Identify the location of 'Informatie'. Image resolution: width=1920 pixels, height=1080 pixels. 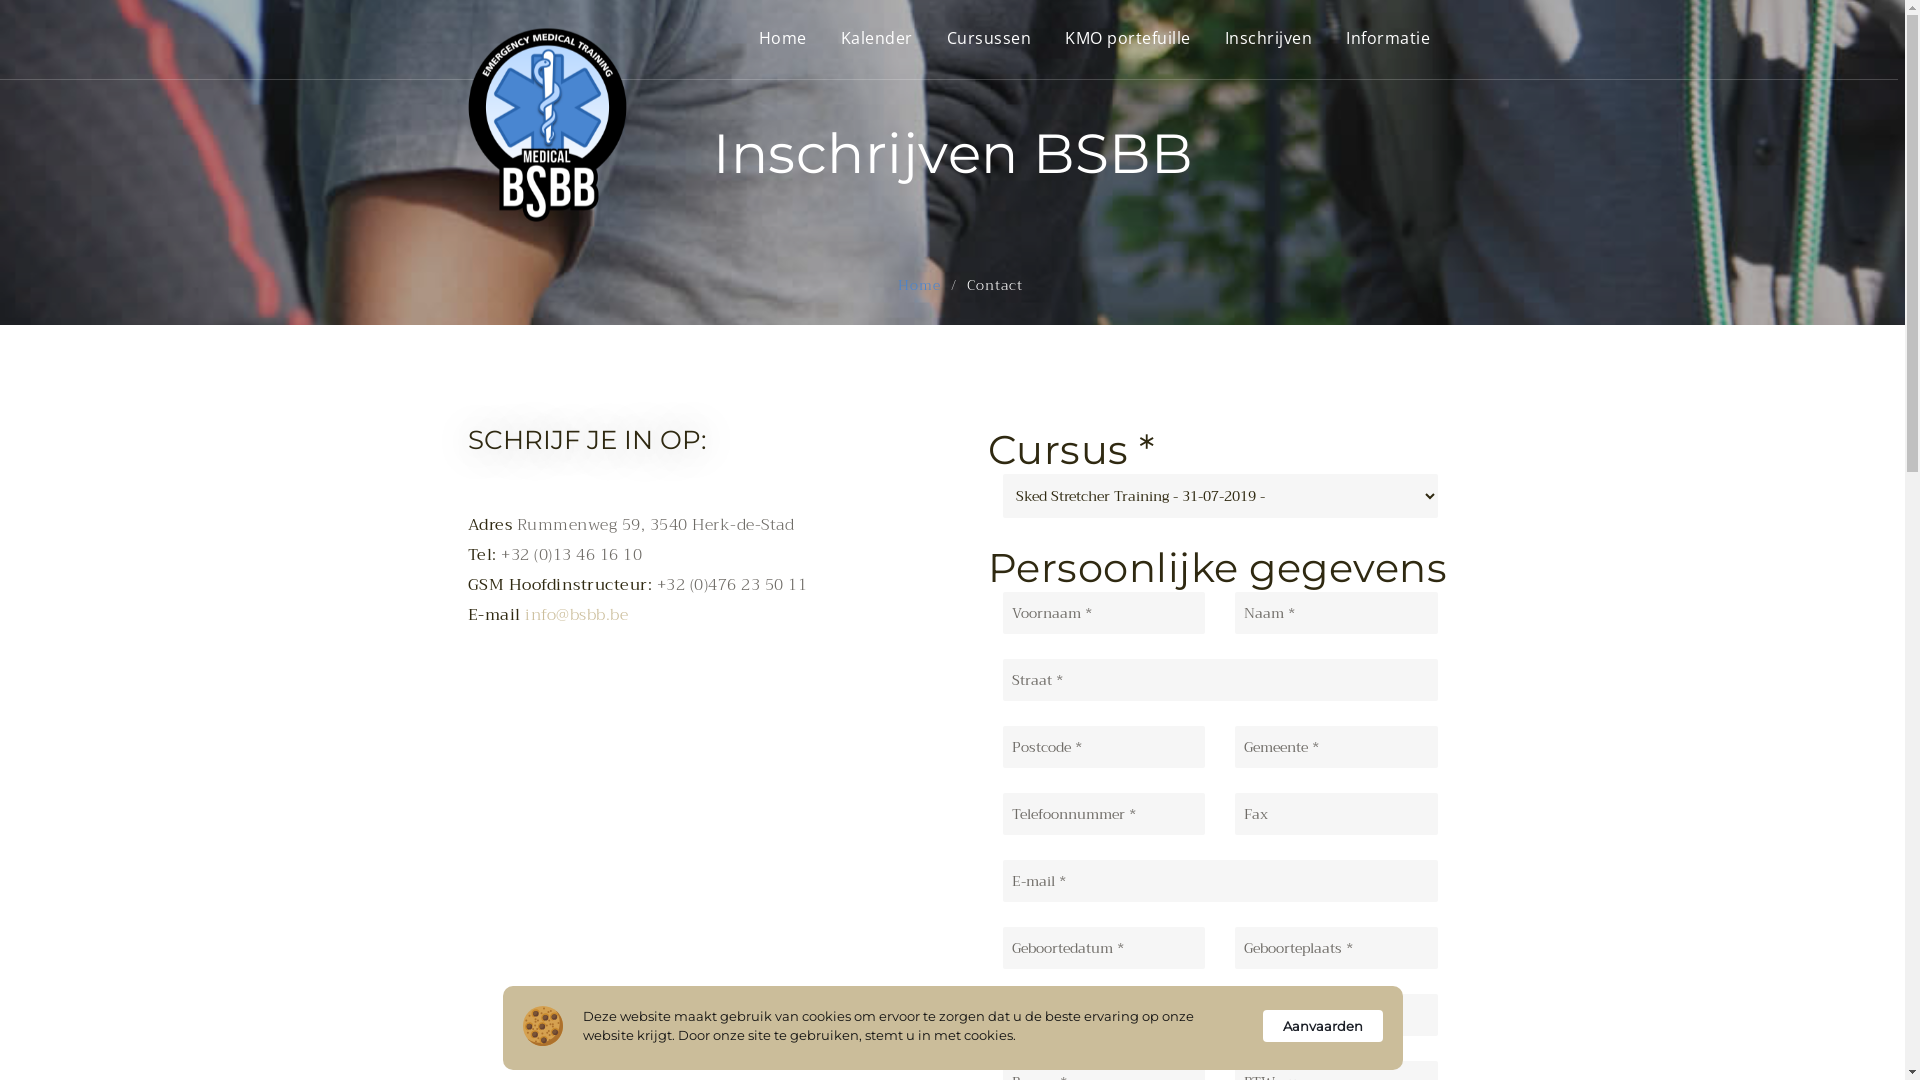
(1386, 38).